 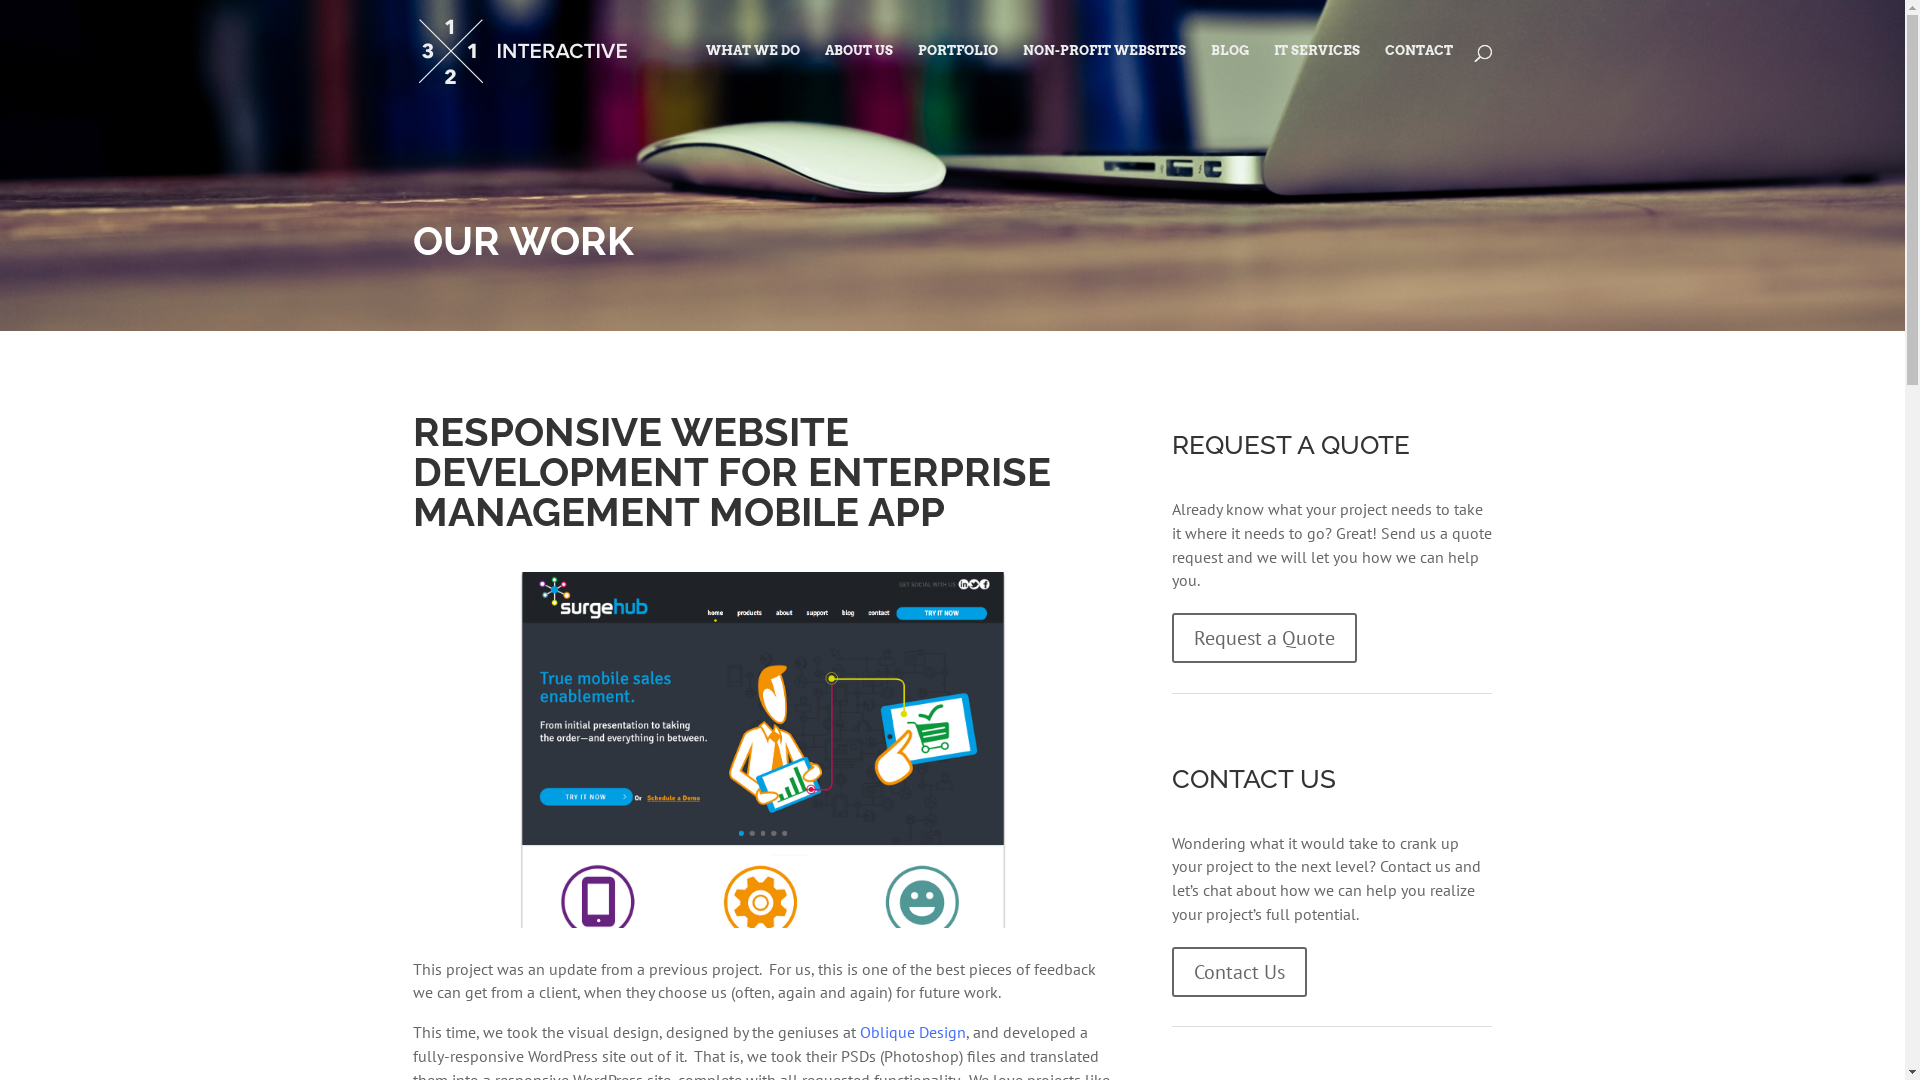 What do you see at coordinates (1382, 72) in the screenshot?
I see `'CONTACT'` at bounding box center [1382, 72].